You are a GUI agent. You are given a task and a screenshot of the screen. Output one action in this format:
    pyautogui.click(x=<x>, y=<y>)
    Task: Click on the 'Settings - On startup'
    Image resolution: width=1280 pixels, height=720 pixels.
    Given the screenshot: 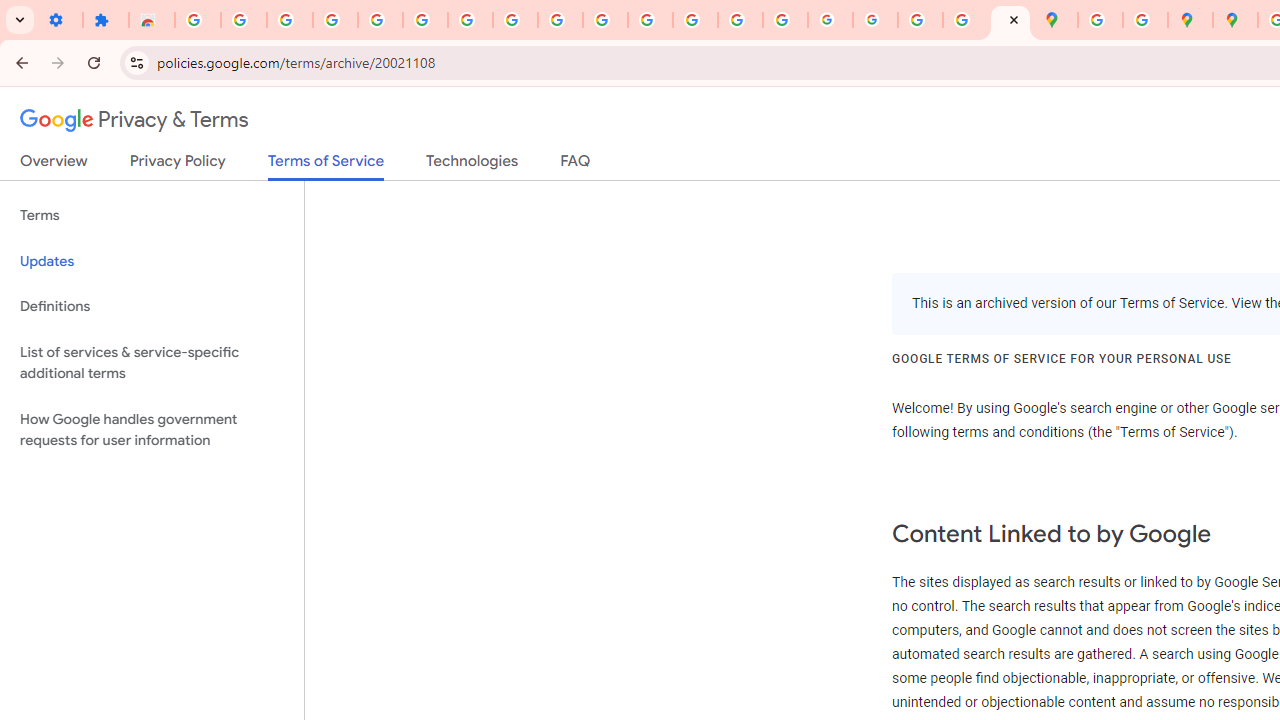 What is the action you would take?
    pyautogui.click(x=60, y=20)
    